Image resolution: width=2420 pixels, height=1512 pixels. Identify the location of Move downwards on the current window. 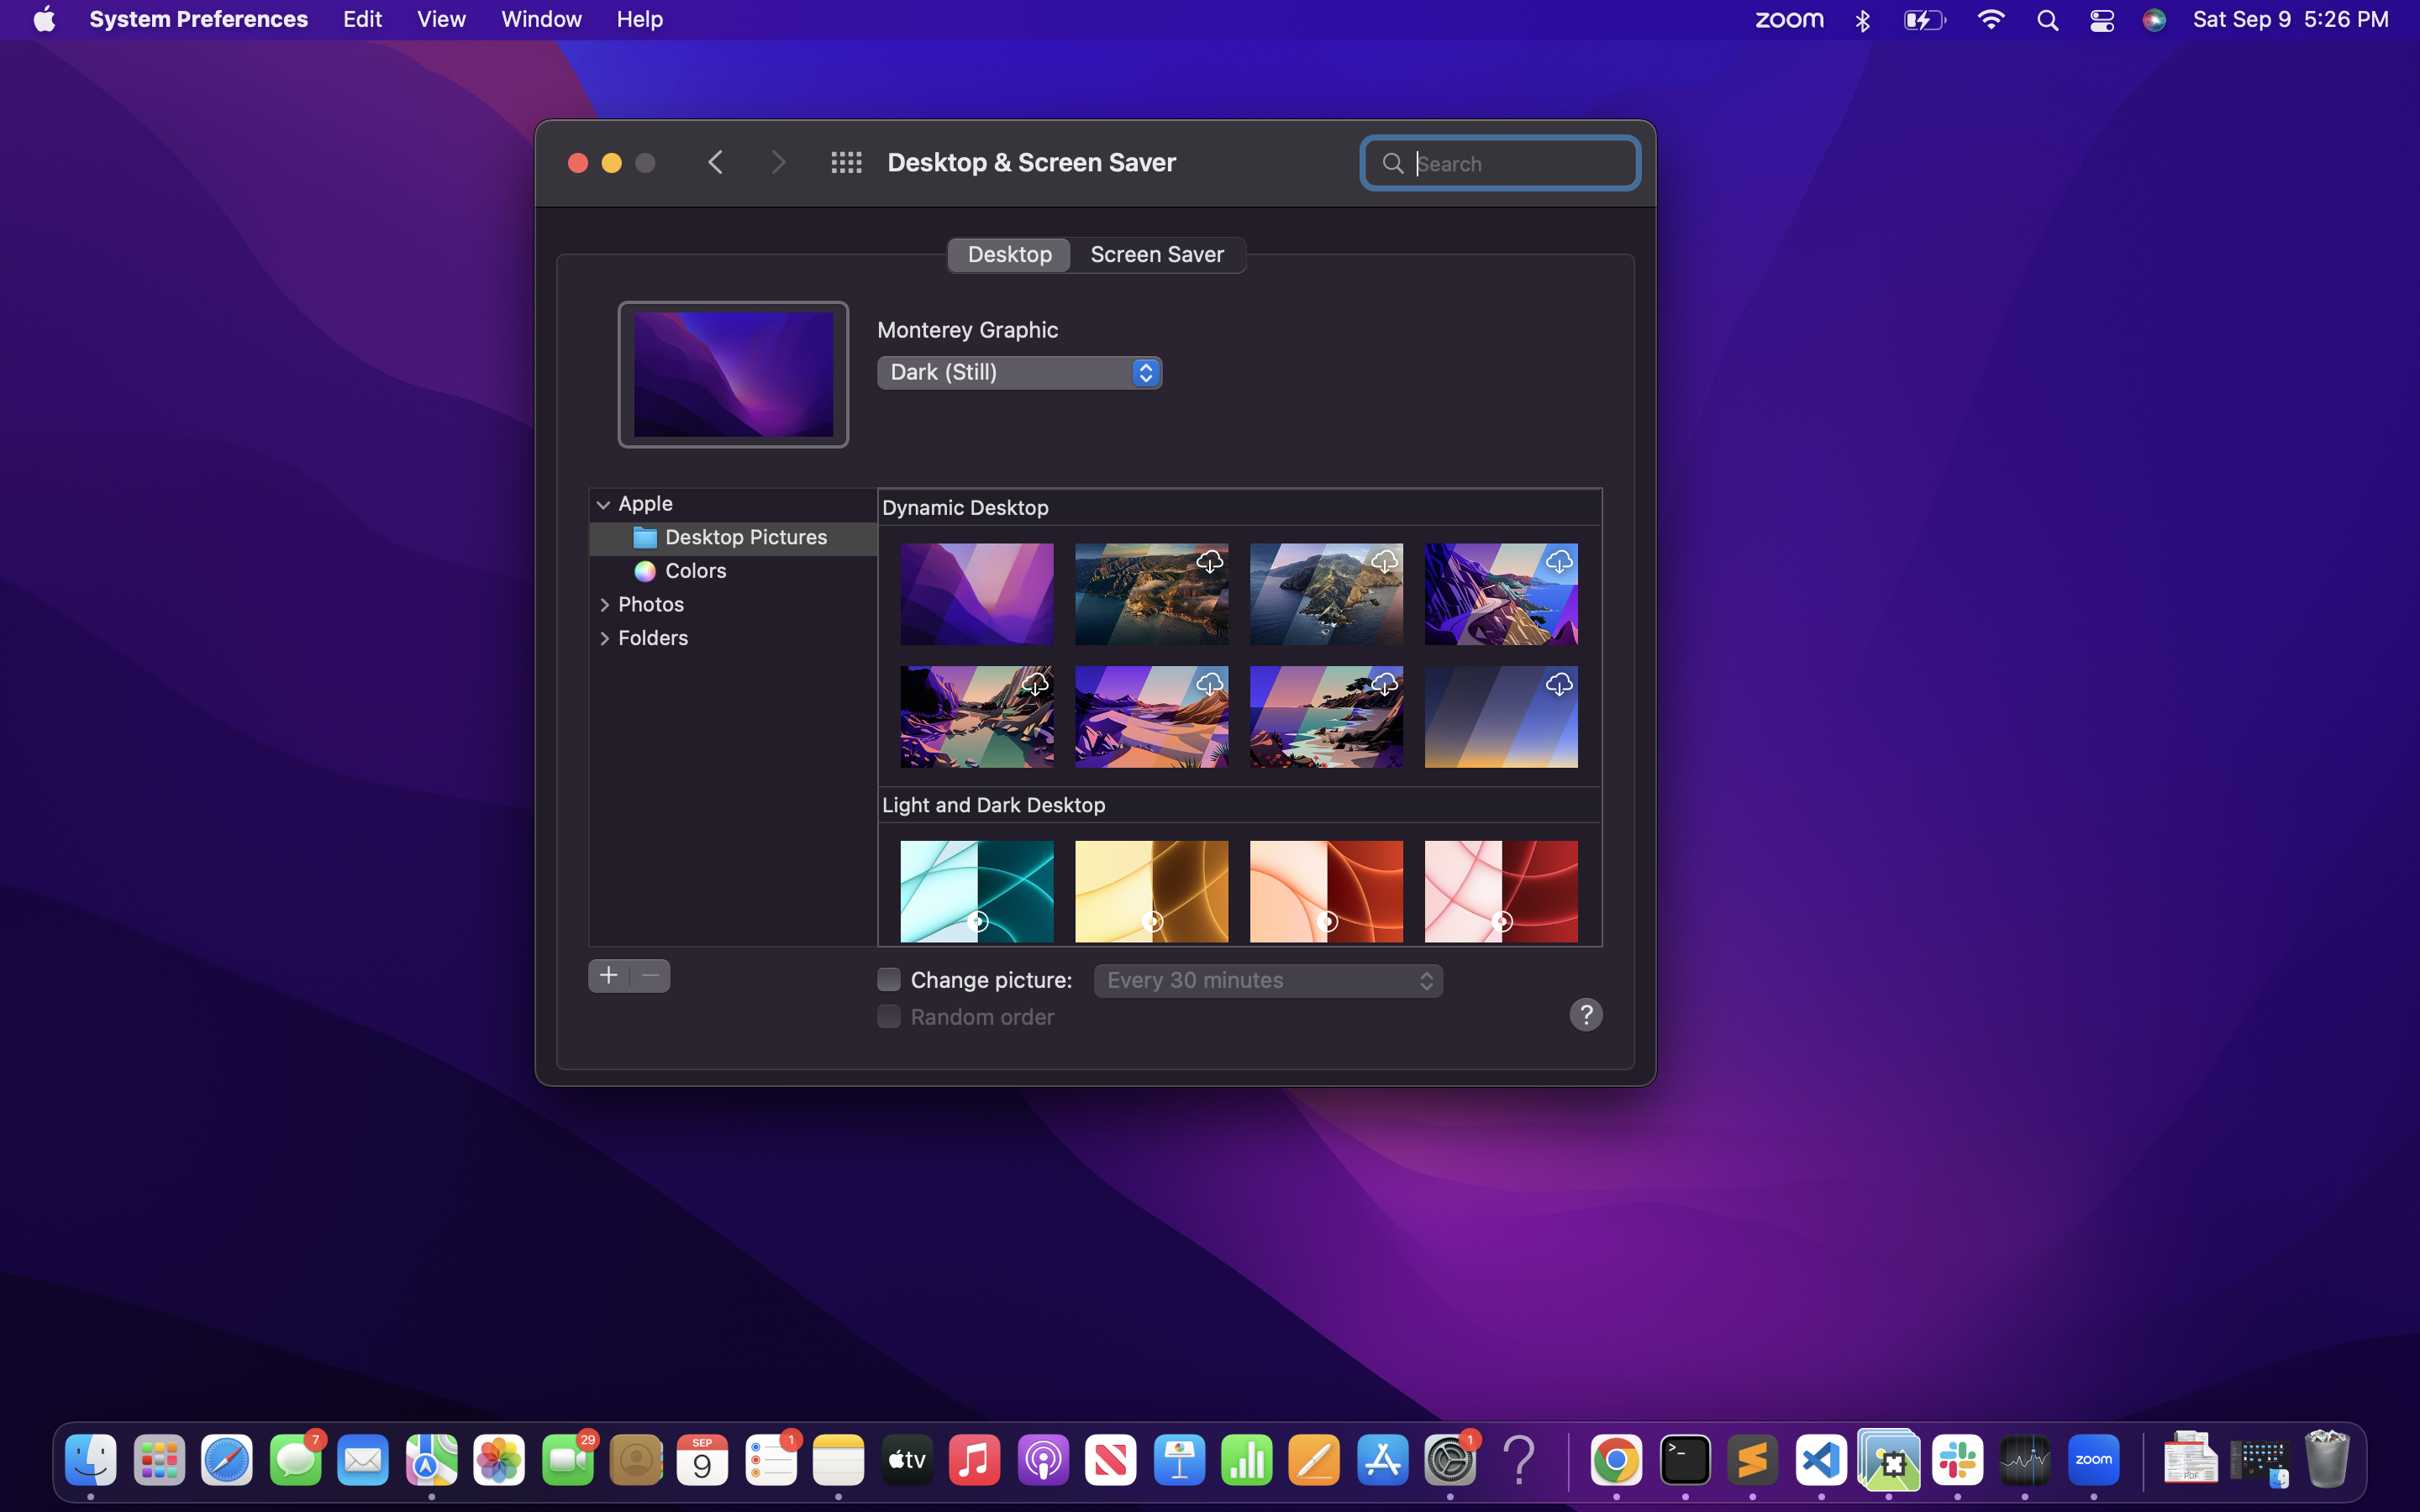
(1242, 718).